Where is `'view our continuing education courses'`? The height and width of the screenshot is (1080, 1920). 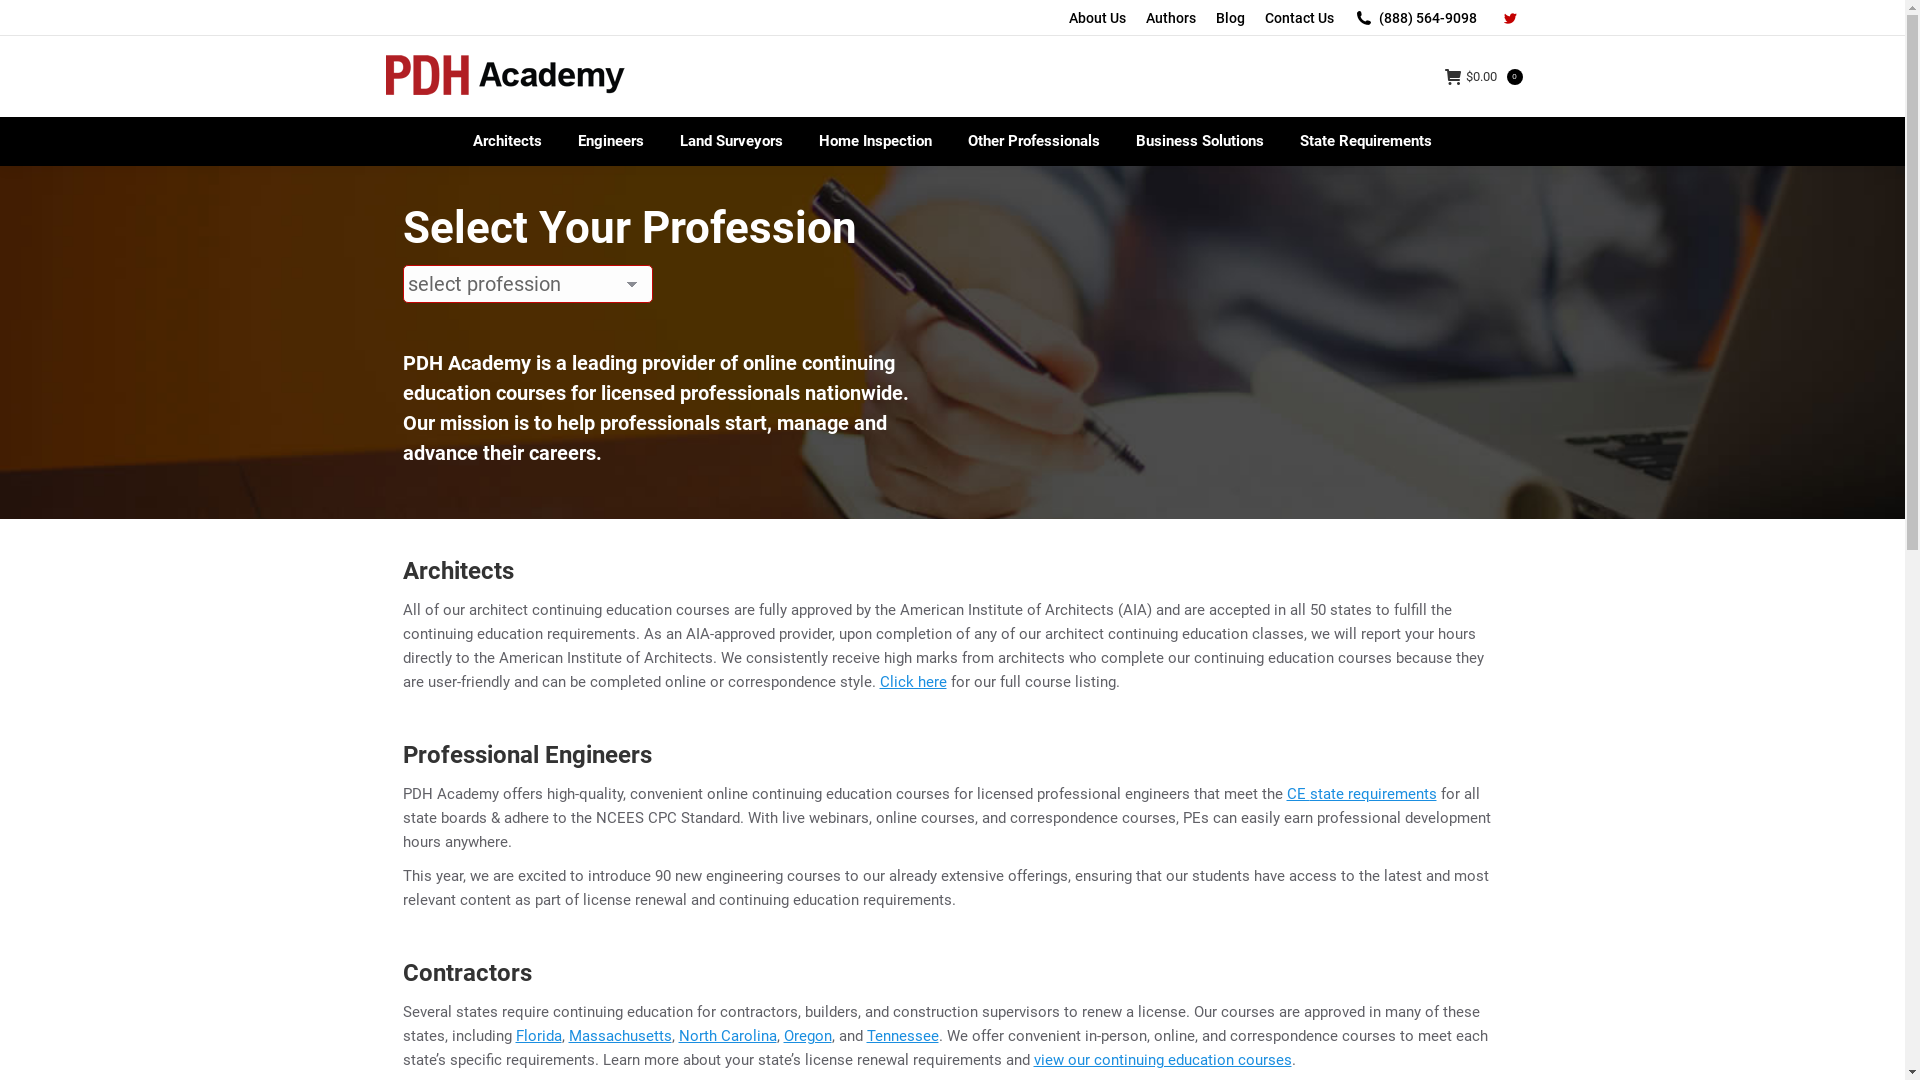
'view our continuing education courses' is located at coordinates (1162, 1059).